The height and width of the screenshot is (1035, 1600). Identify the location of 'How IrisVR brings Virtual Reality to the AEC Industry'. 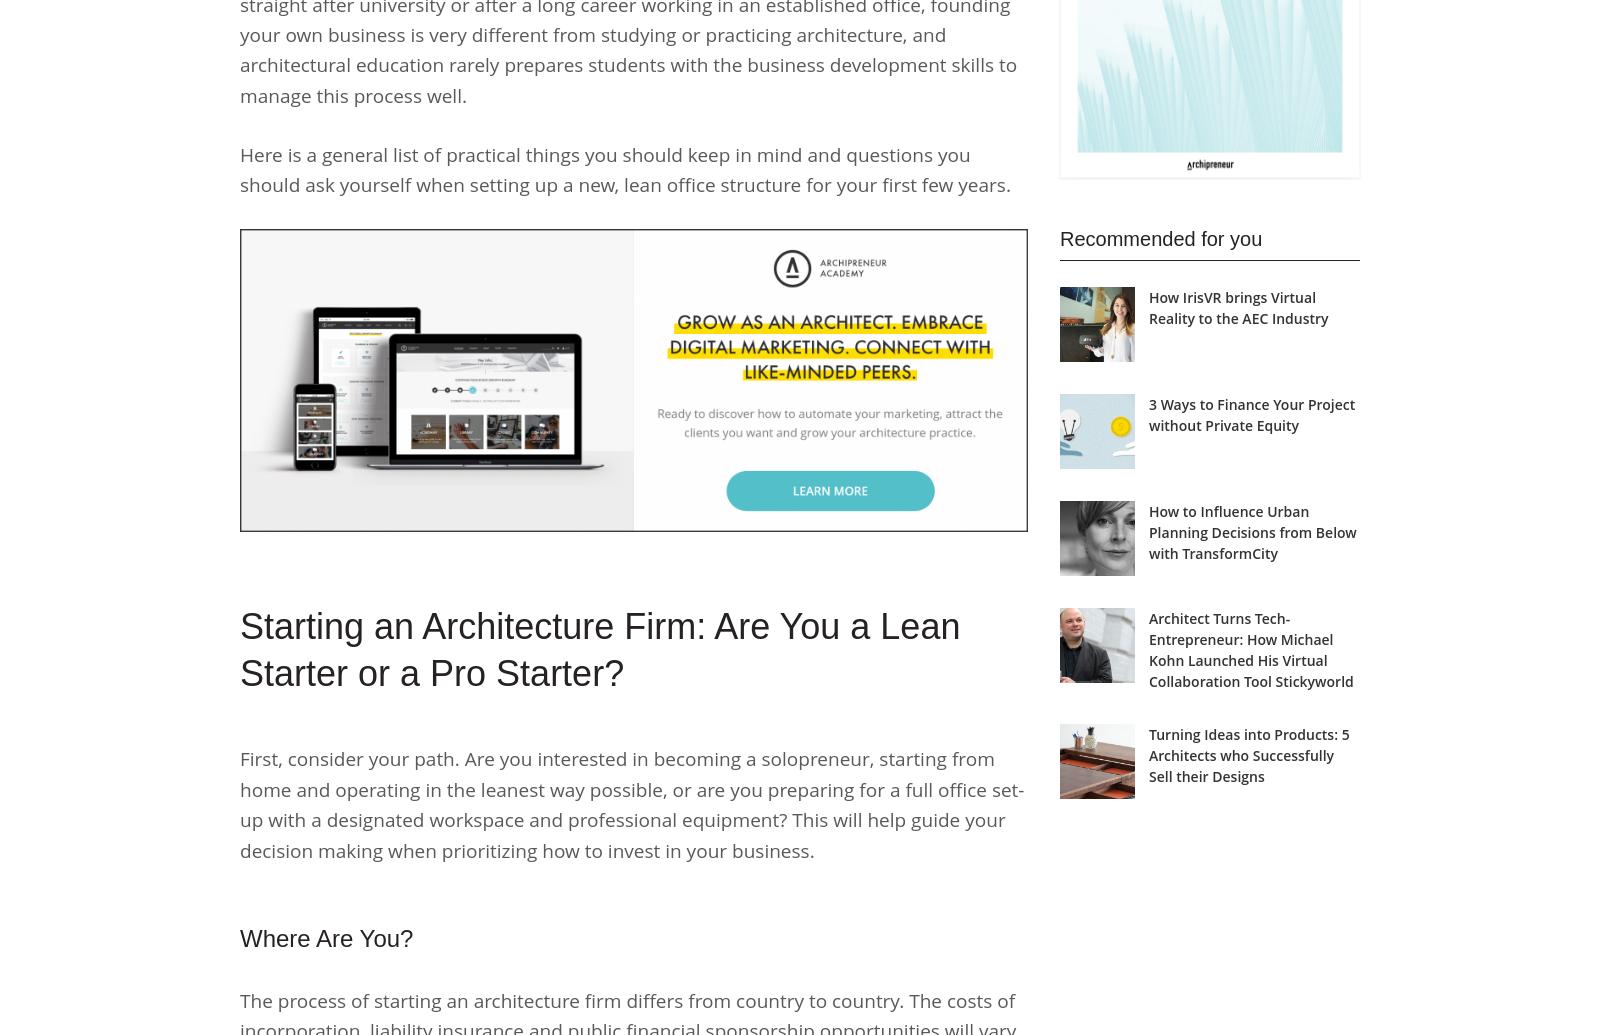
(1237, 308).